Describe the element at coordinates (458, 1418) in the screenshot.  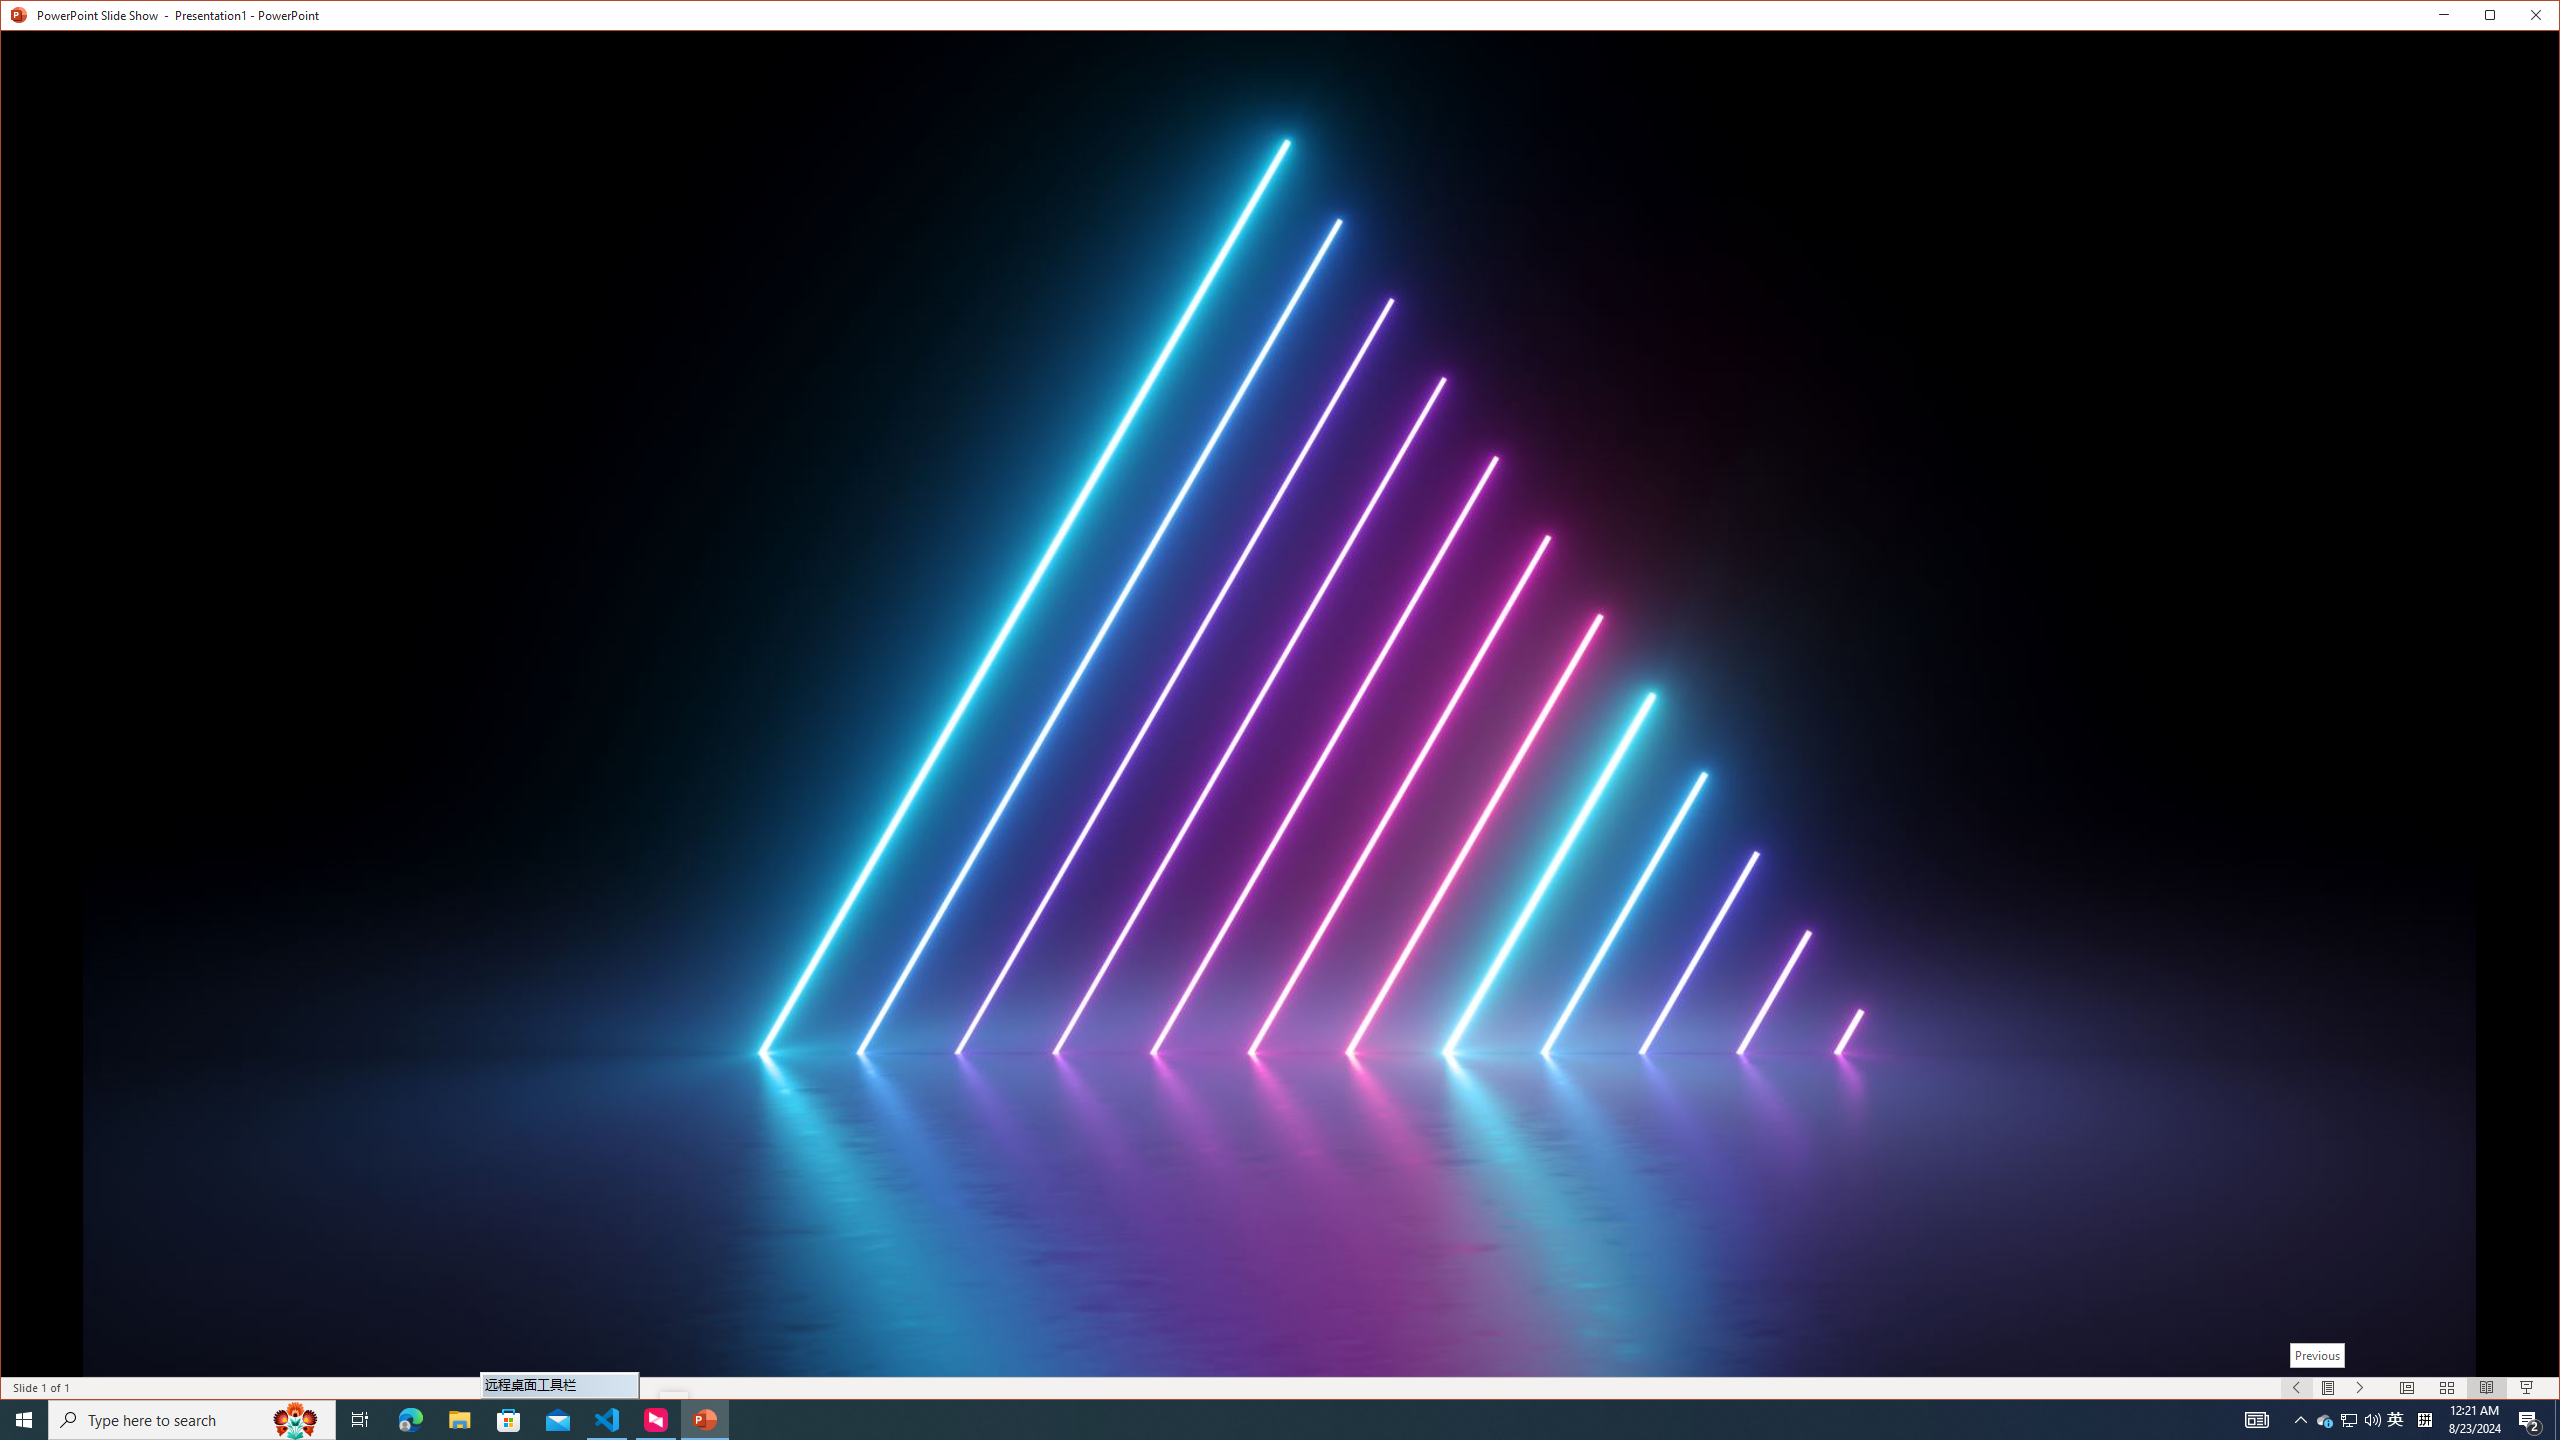
I see `'File Explorer'` at that location.